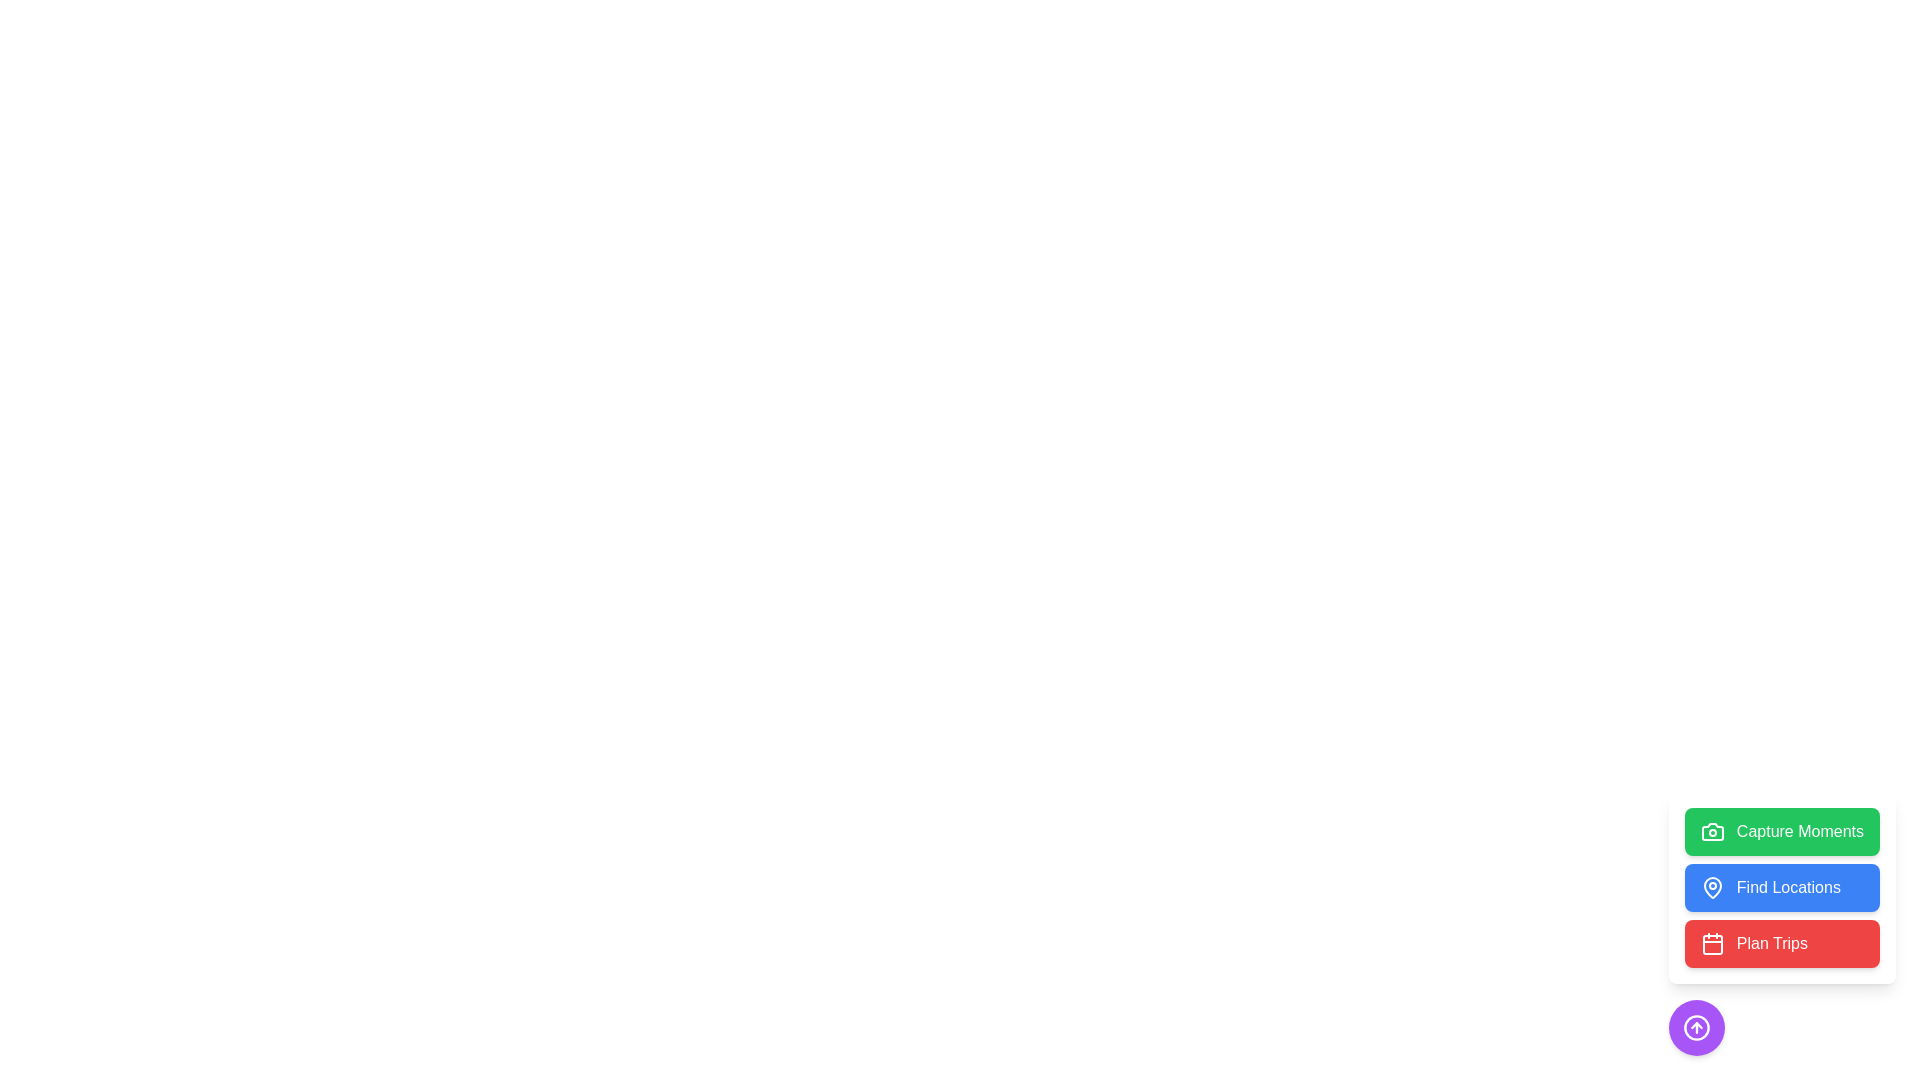  What do you see at coordinates (1781, 832) in the screenshot?
I see `'Capture Moments' button to initiate the capture action` at bounding box center [1781, 832].